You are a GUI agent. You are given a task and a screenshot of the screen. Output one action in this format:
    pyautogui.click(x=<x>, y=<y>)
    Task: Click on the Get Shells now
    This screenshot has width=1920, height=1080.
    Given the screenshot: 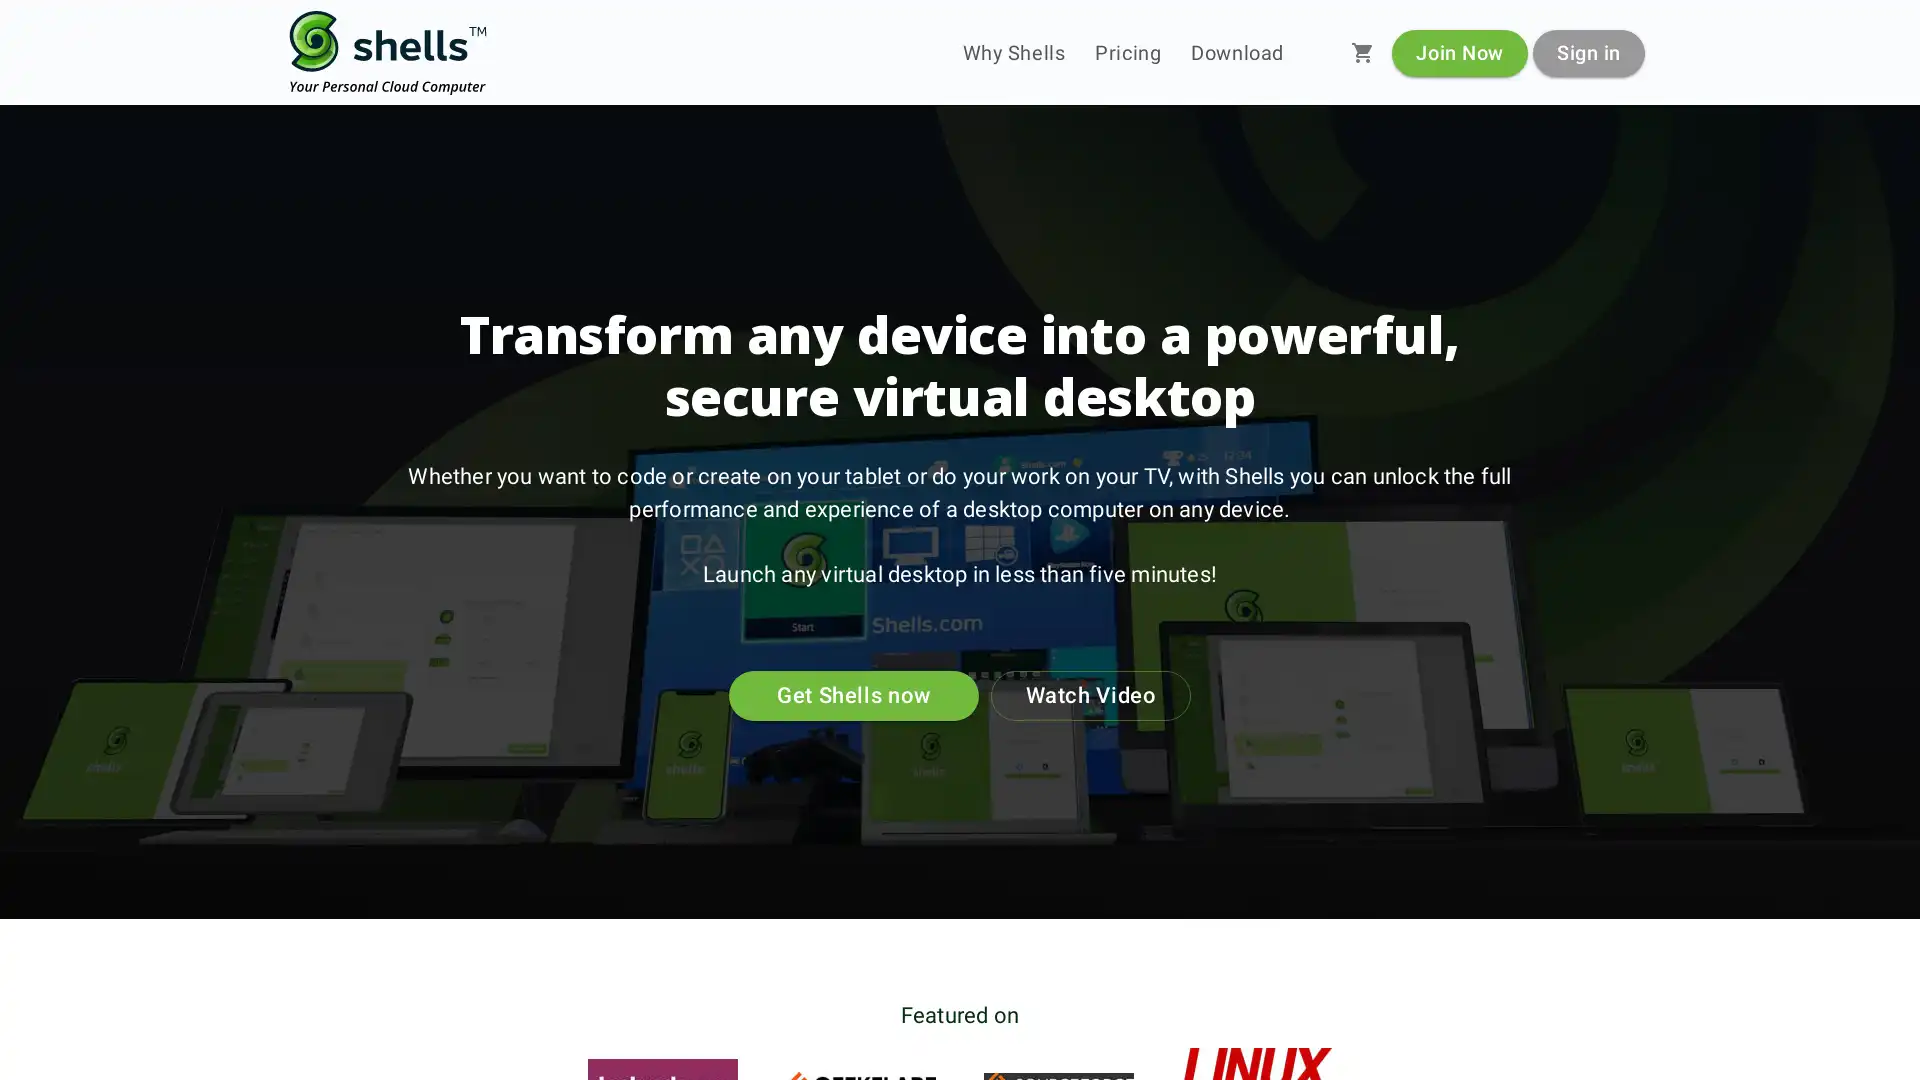 What is the action you would take?
    pyautogui.click(x=854, y=694)
    